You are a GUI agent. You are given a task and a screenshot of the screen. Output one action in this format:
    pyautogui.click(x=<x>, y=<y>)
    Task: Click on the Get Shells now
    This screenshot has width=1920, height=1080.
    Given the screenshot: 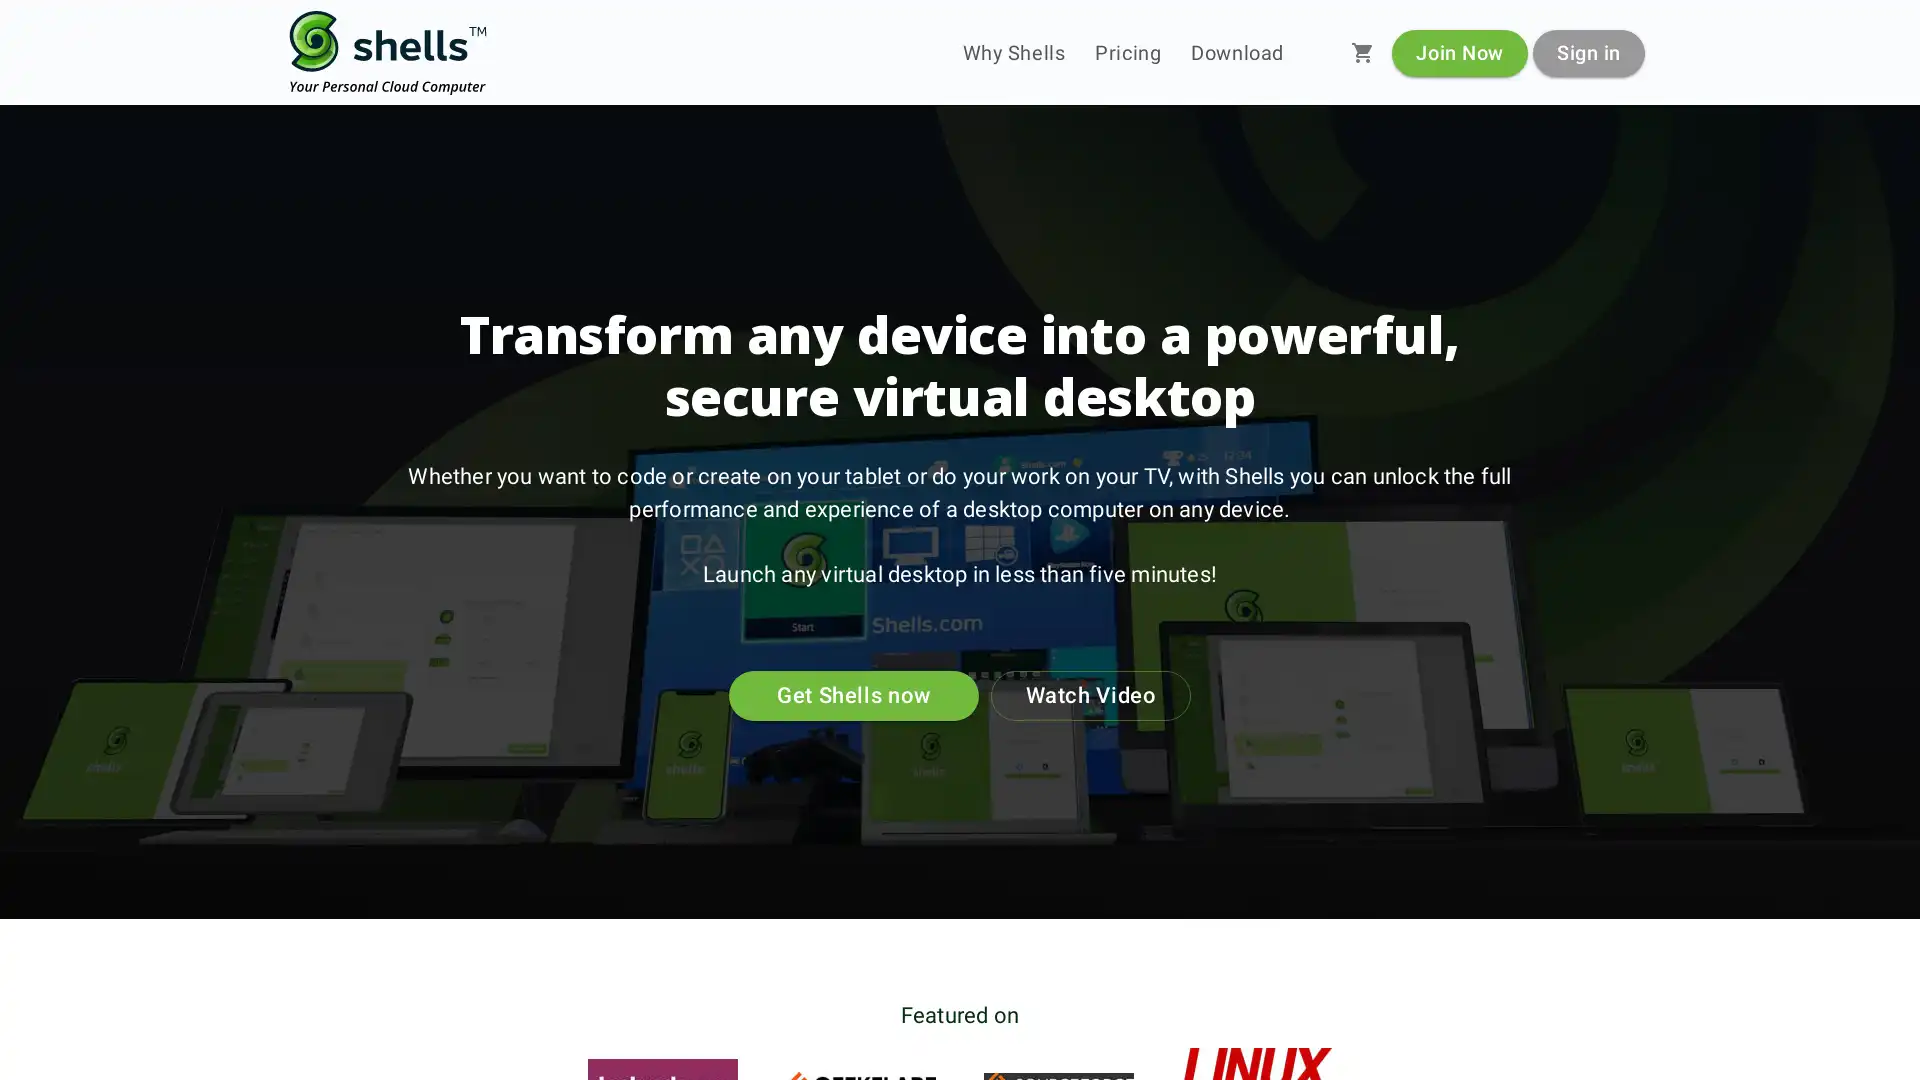 What is the action you would take?
    pyautogui.click(x=854, y=694)
    